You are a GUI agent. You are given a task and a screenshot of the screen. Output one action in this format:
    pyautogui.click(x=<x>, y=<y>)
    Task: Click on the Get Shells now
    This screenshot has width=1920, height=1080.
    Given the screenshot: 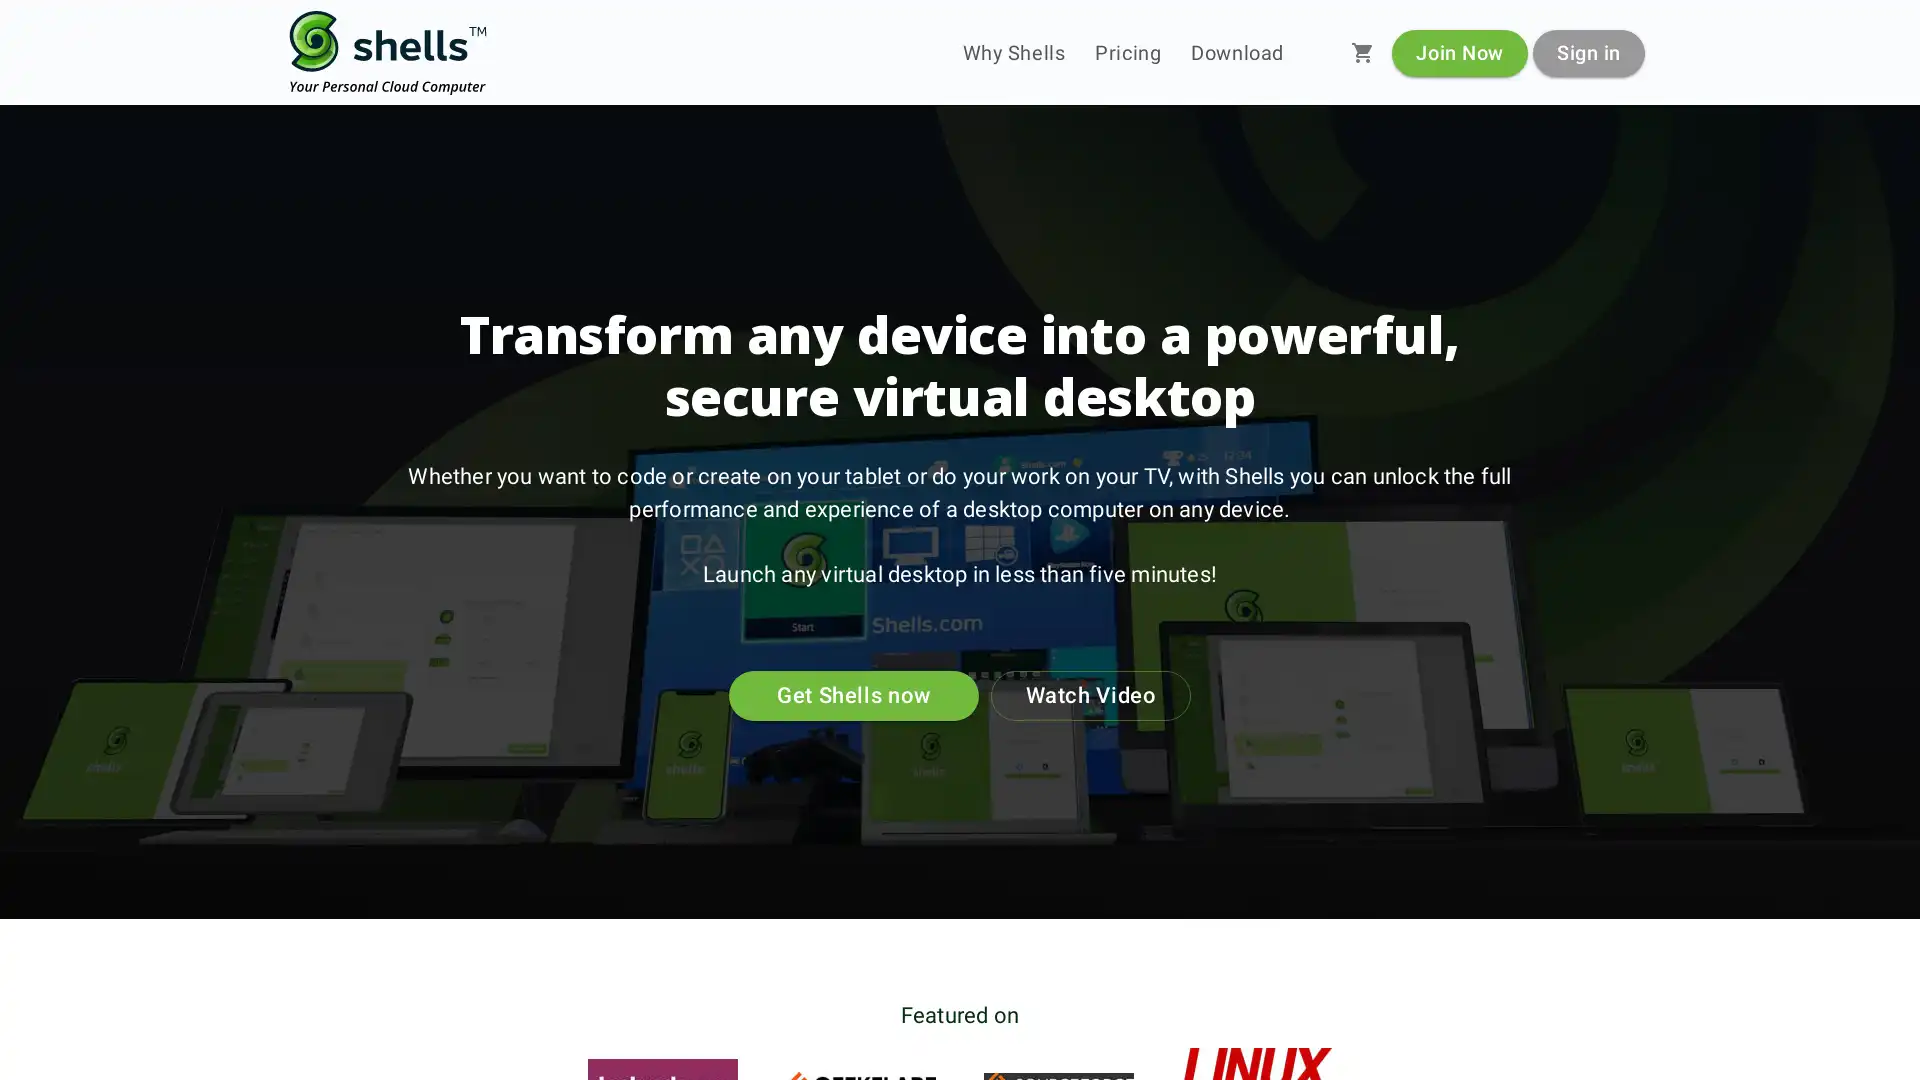 What is the action you would take?
    pyautogui.click(x=854, y=694)
    